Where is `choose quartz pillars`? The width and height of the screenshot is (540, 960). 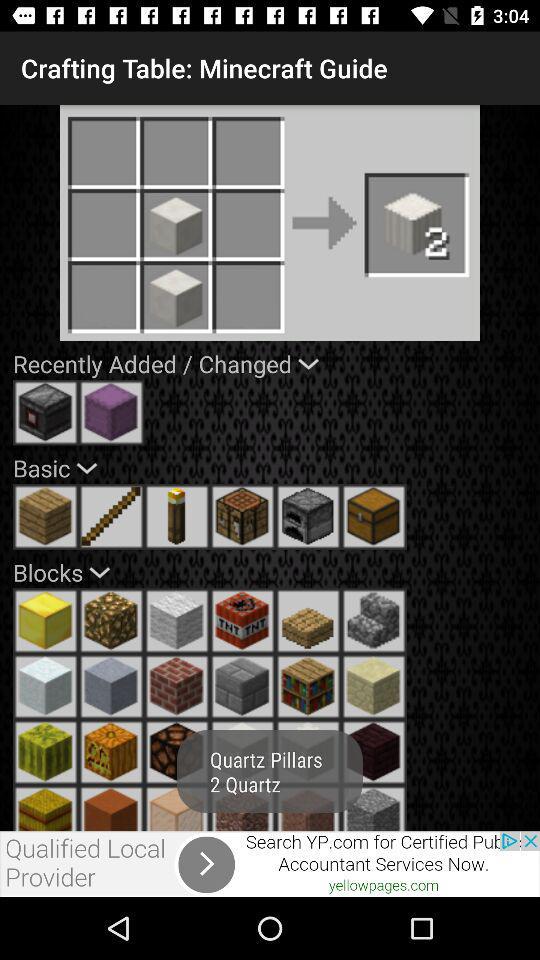 choose quartz pillars is located at coordinates (177, 808).